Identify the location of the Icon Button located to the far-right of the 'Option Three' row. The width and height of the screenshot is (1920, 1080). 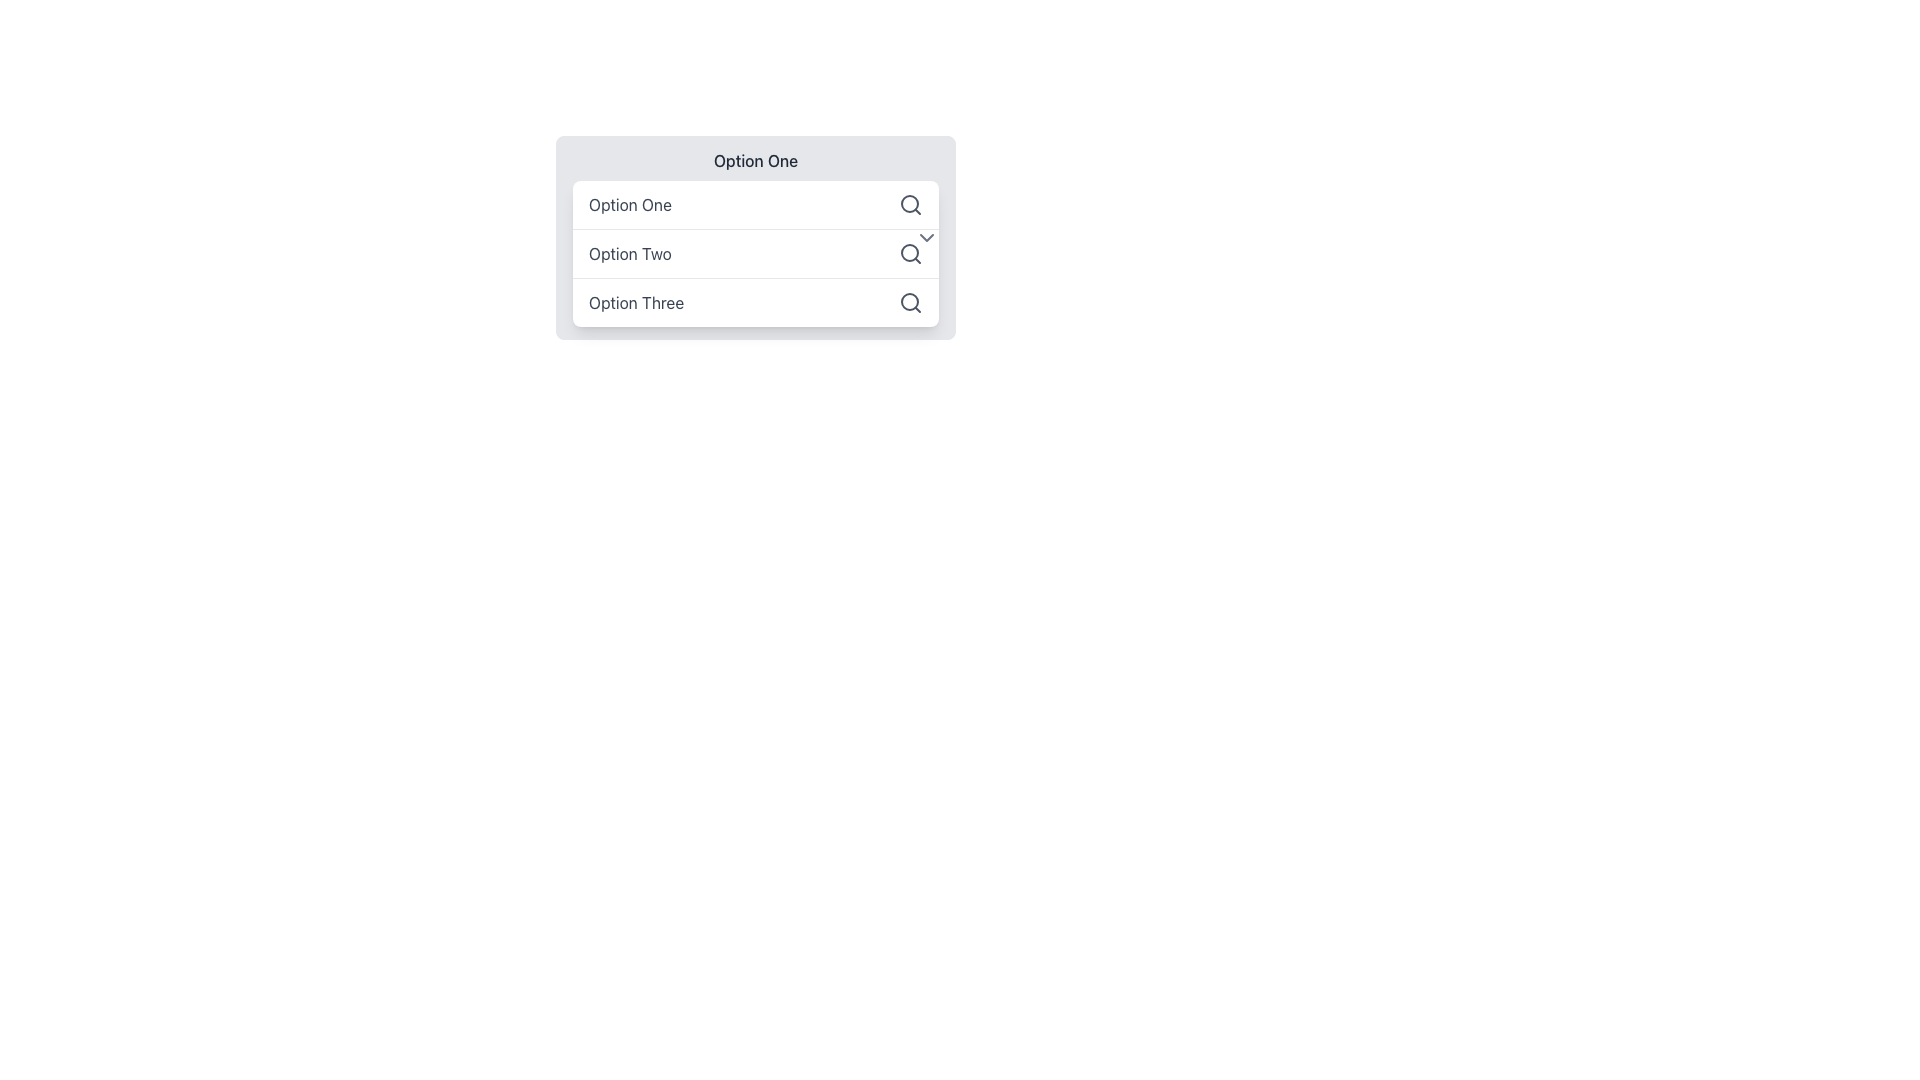
(910, 303).